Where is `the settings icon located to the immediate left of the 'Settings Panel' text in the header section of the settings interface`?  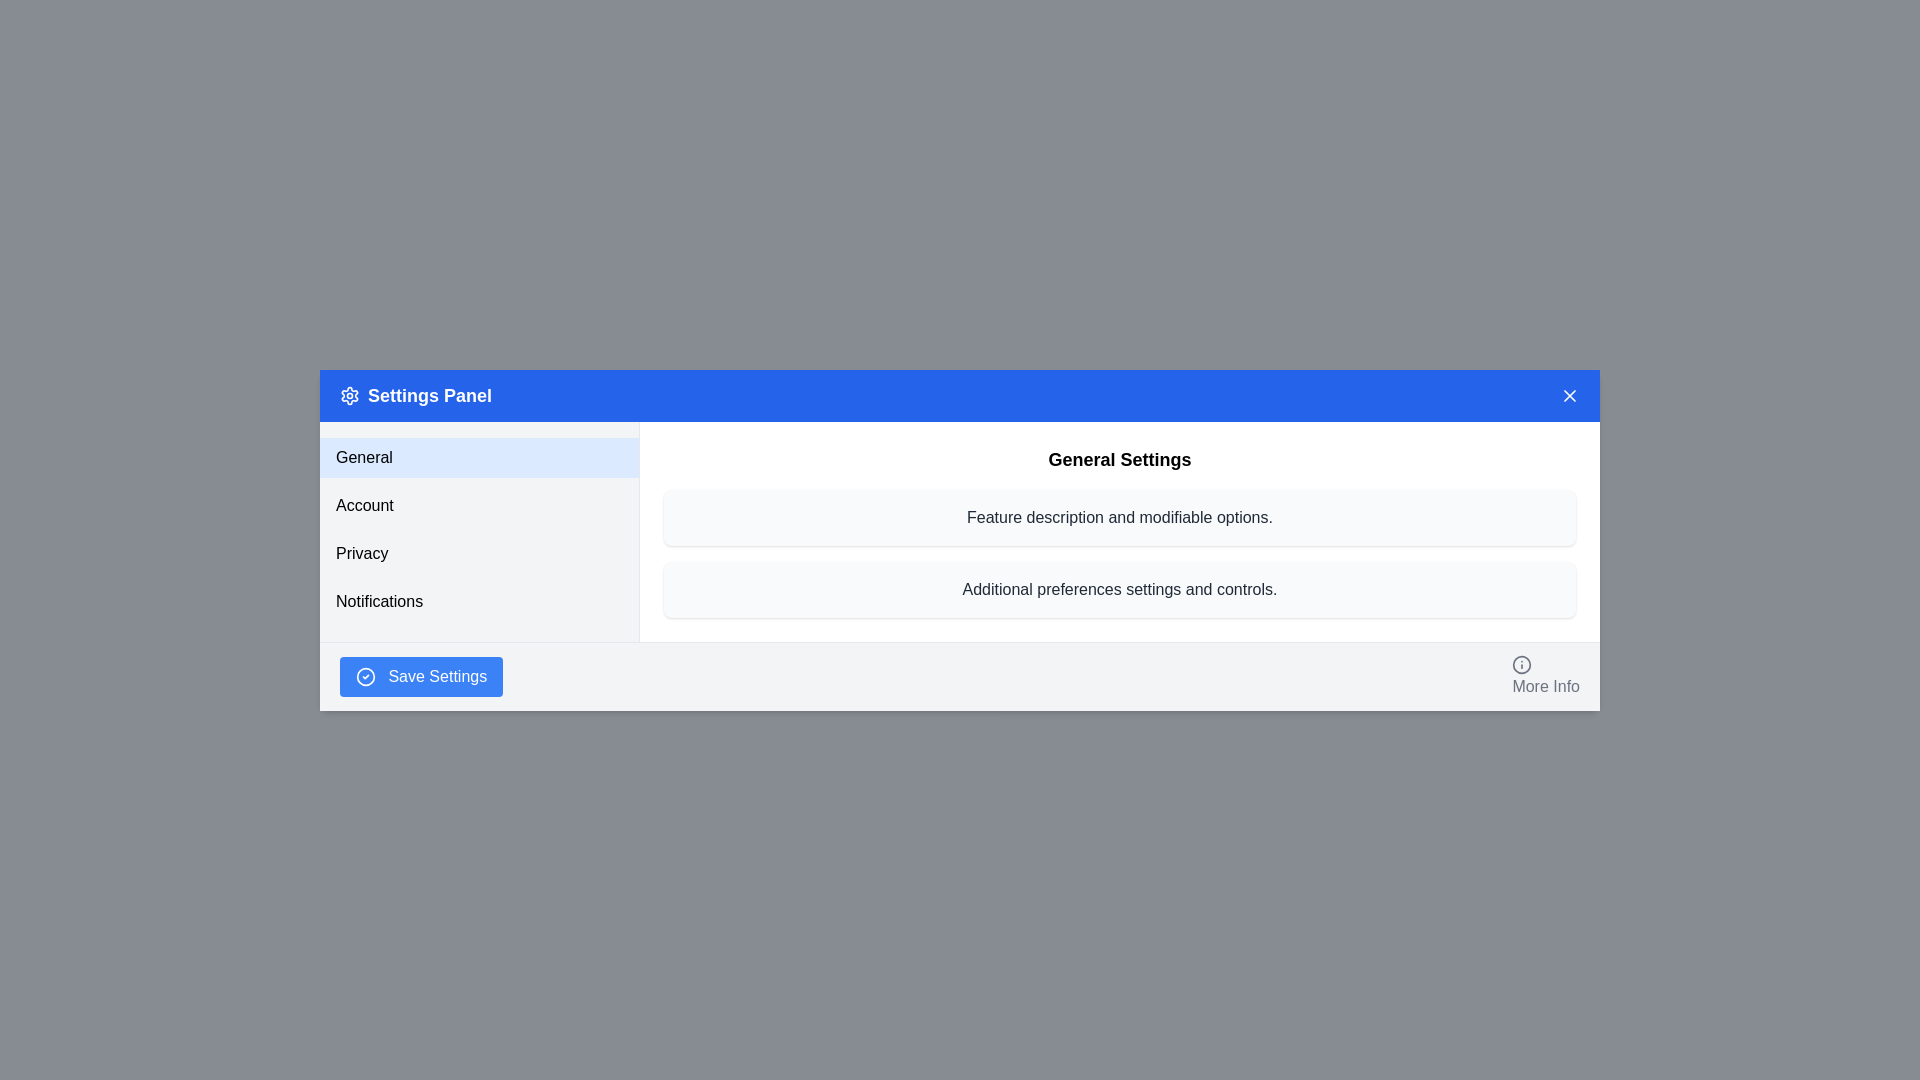
the settings icon located to the immediate left of the 'Settings Panel' text in the header section of the settings interface is located at coordinates (350, 394).